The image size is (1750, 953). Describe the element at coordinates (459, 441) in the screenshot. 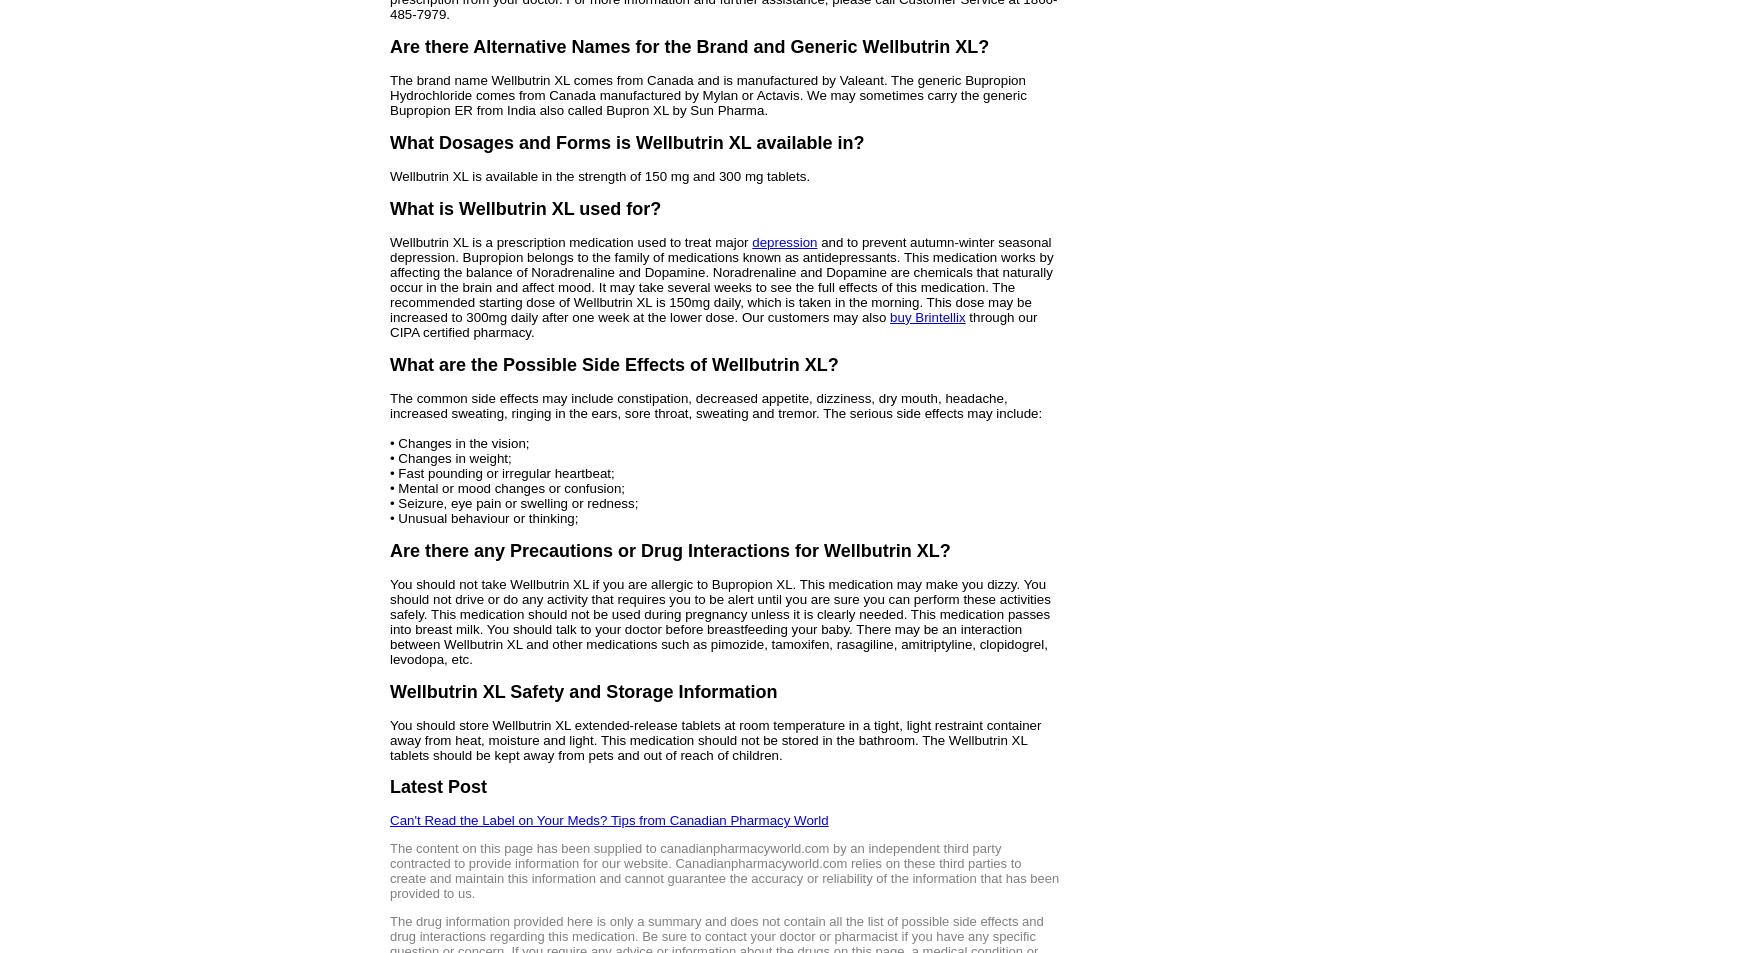

I see `'•	Changes in the vision;'` at that location.